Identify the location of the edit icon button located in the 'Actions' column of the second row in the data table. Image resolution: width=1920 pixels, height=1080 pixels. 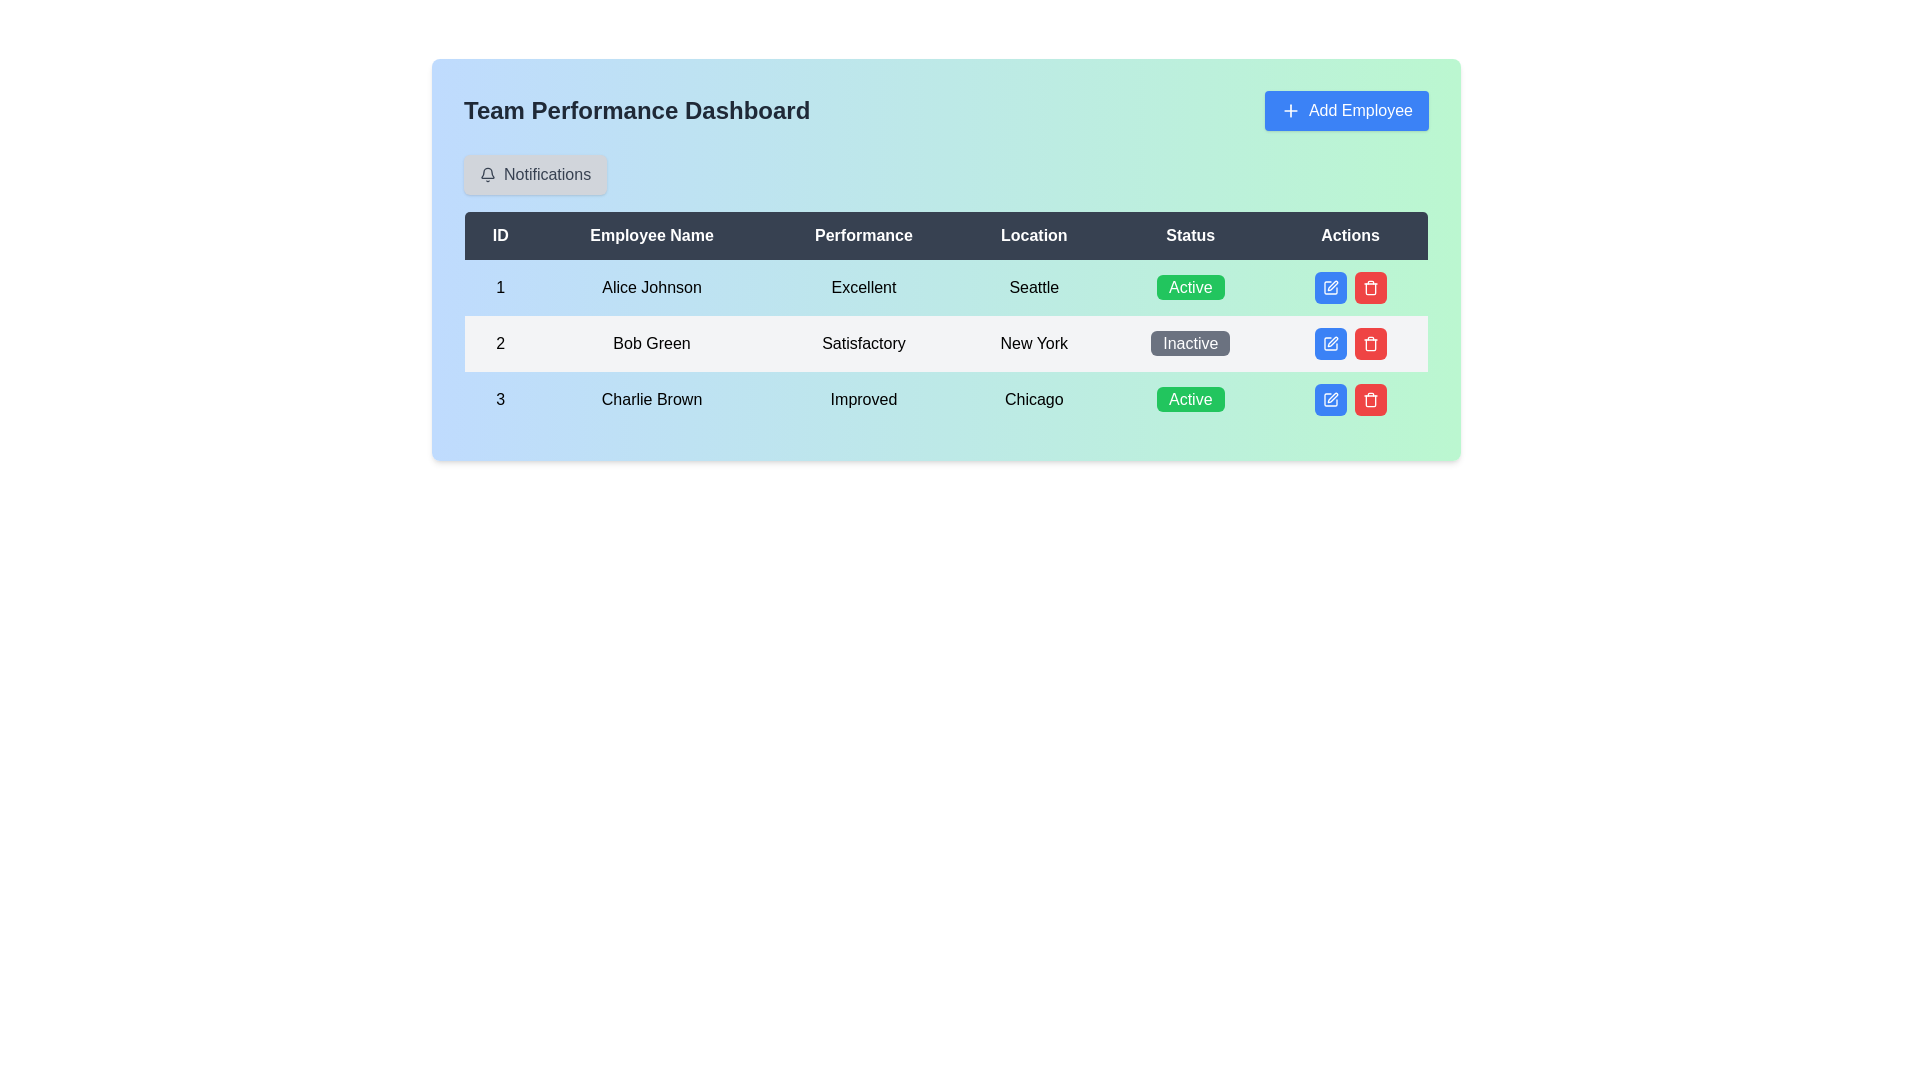
(1331, 397).